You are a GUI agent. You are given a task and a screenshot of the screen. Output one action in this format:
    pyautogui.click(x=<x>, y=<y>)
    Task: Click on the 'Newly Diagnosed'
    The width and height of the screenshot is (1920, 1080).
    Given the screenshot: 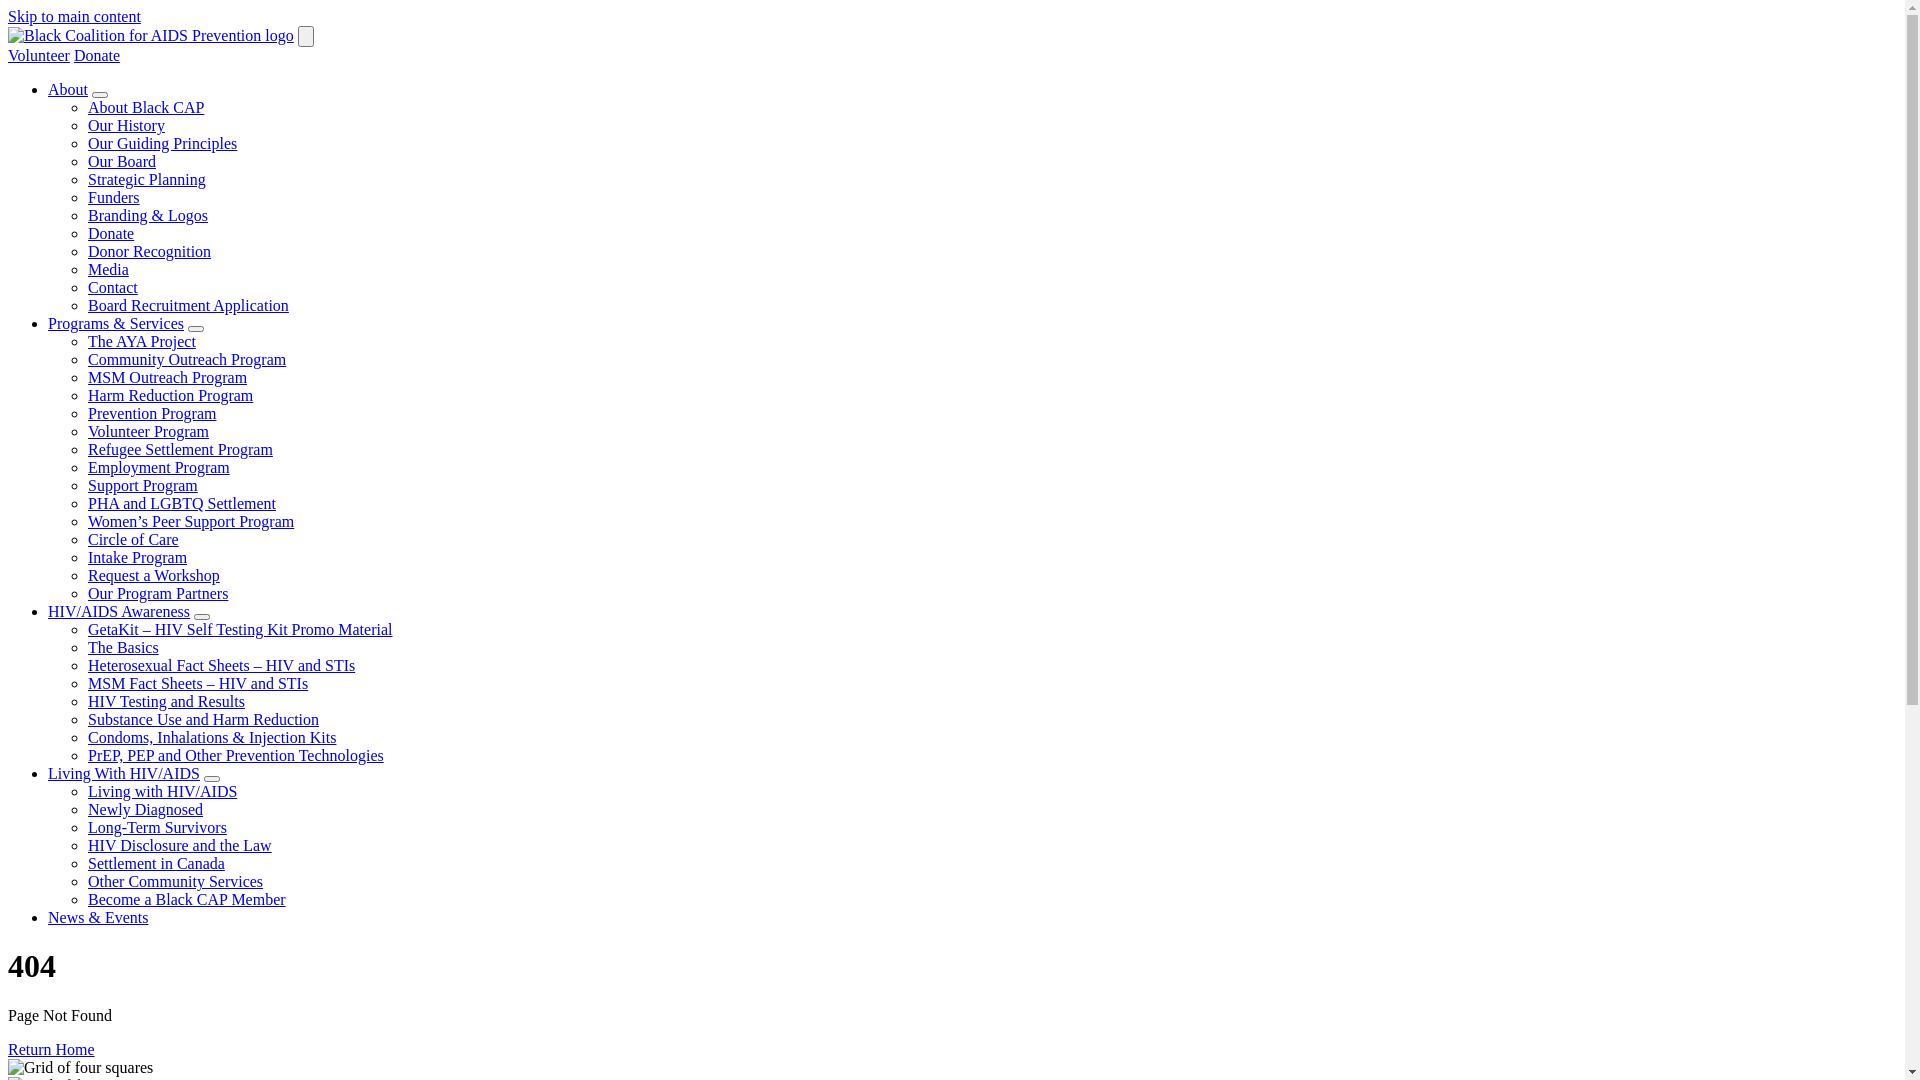 What is the action you would take?
    pyautogui.click(x=144, y=808)
    